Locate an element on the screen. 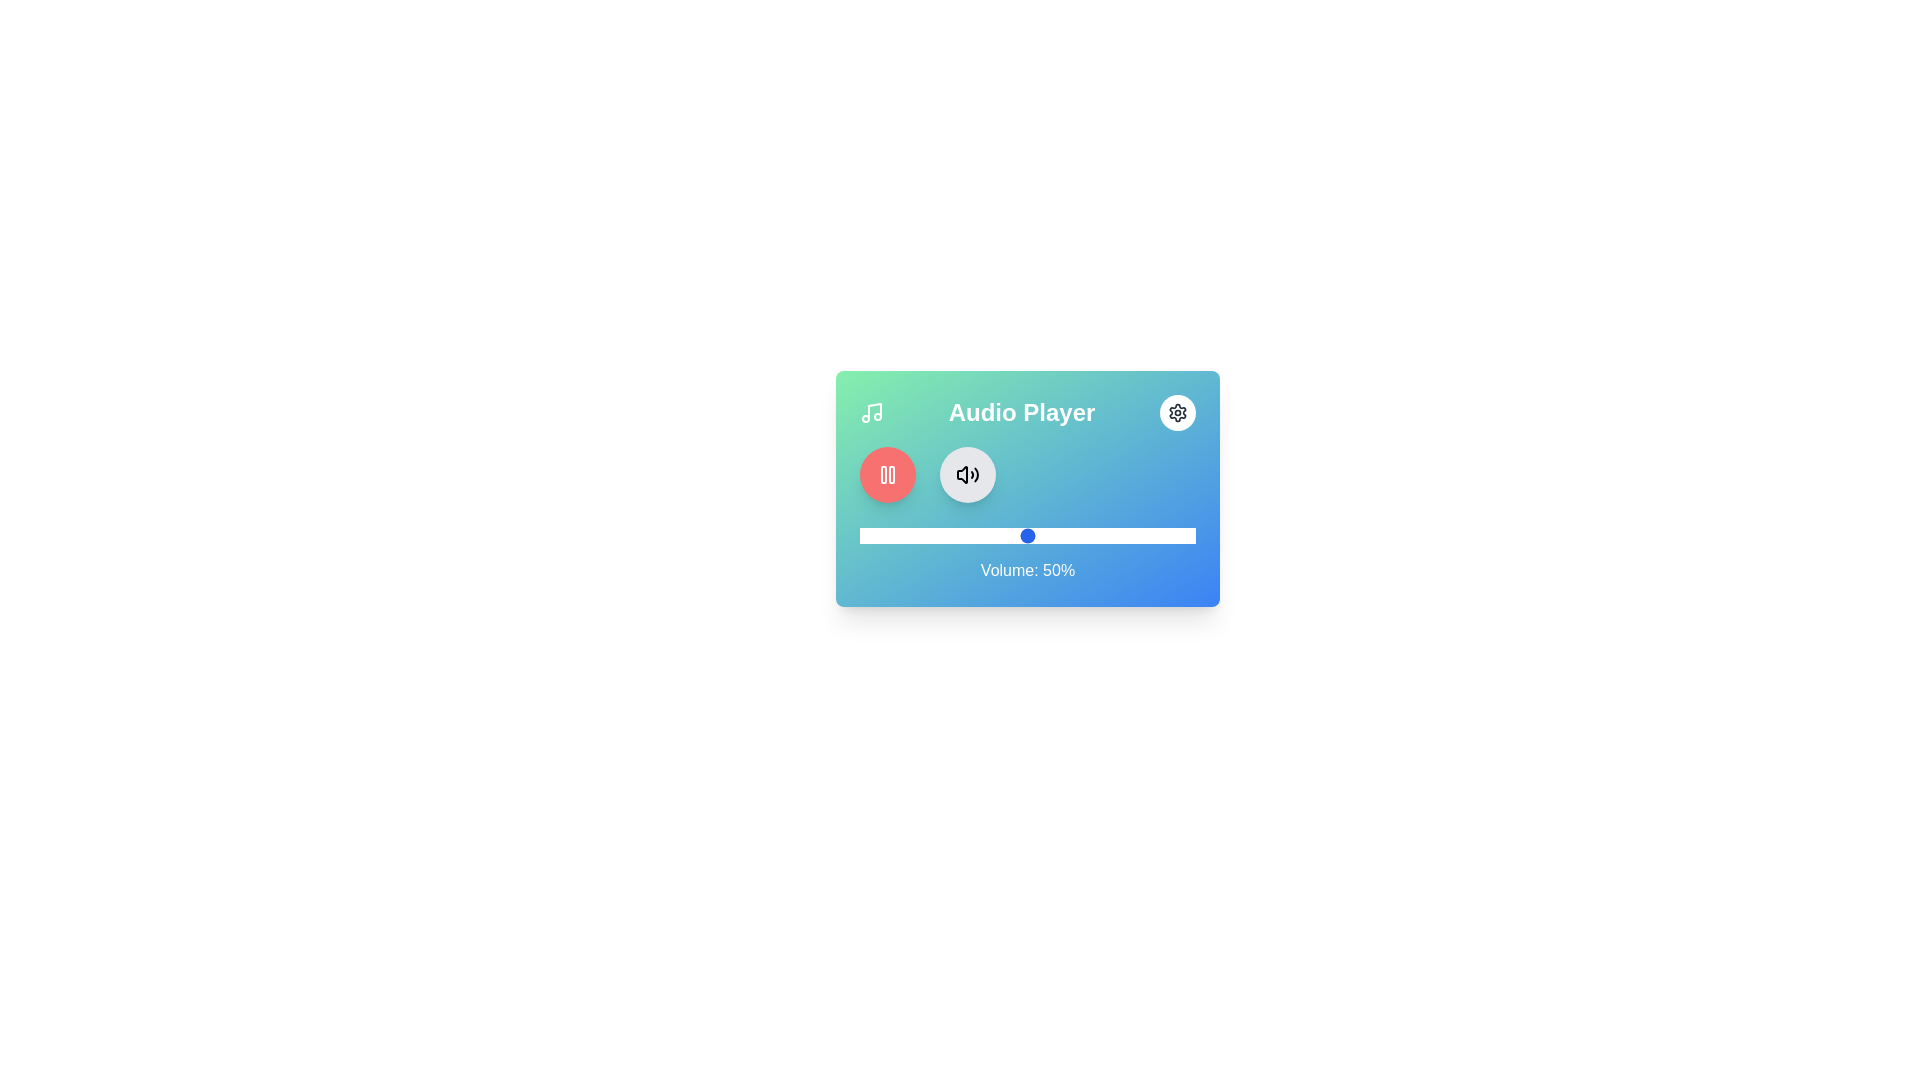 Image resolution: width=1920 pixels, height=1080 pixels. the range slider input element, which is a horizontal slider bar with a blue thumb handle positioned in the middle, indicating a volume adjustment at 50% is located at coordinates (1027, 535).